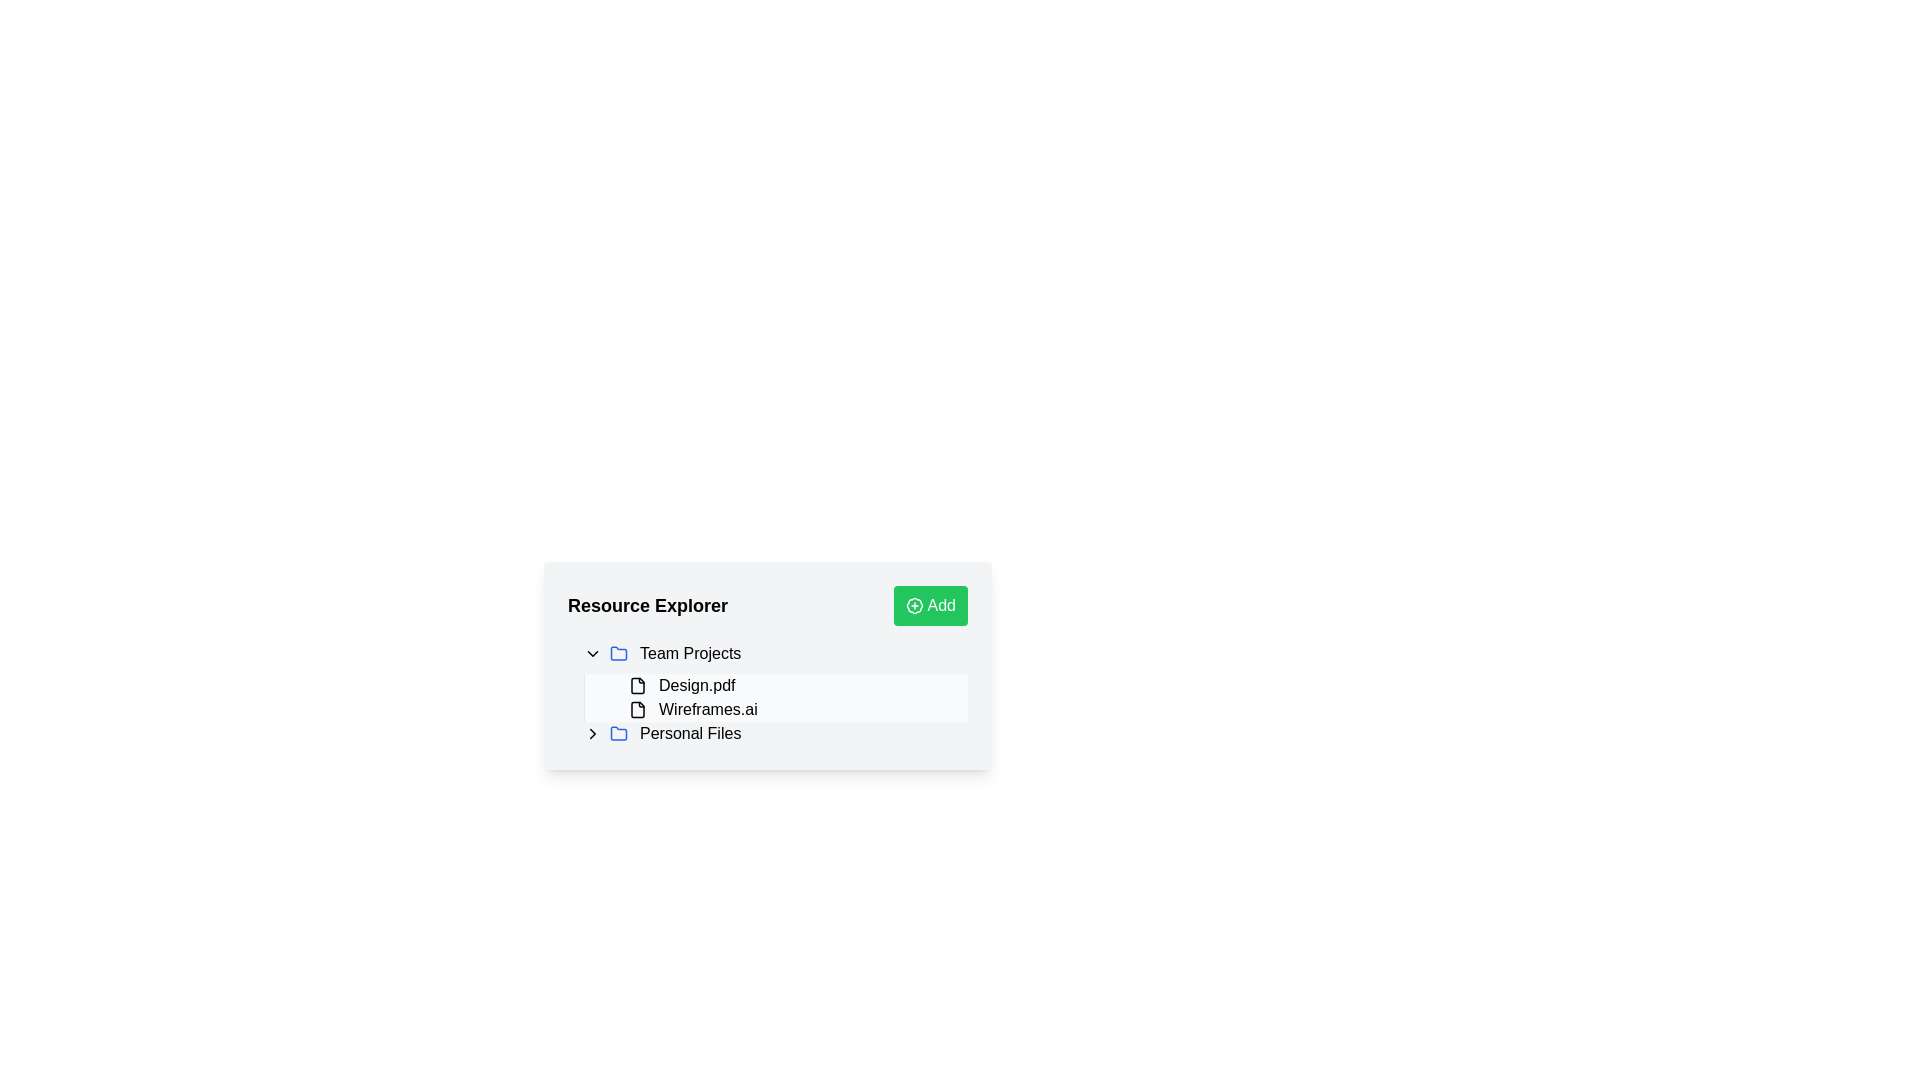 This screenshot has height=1080, width=1920. I want to click on the file representation icon located to the left of the label text 'Wireframes.ai' in the Resource Explorer interface by moving the cursor to its center, so click(637, 708).